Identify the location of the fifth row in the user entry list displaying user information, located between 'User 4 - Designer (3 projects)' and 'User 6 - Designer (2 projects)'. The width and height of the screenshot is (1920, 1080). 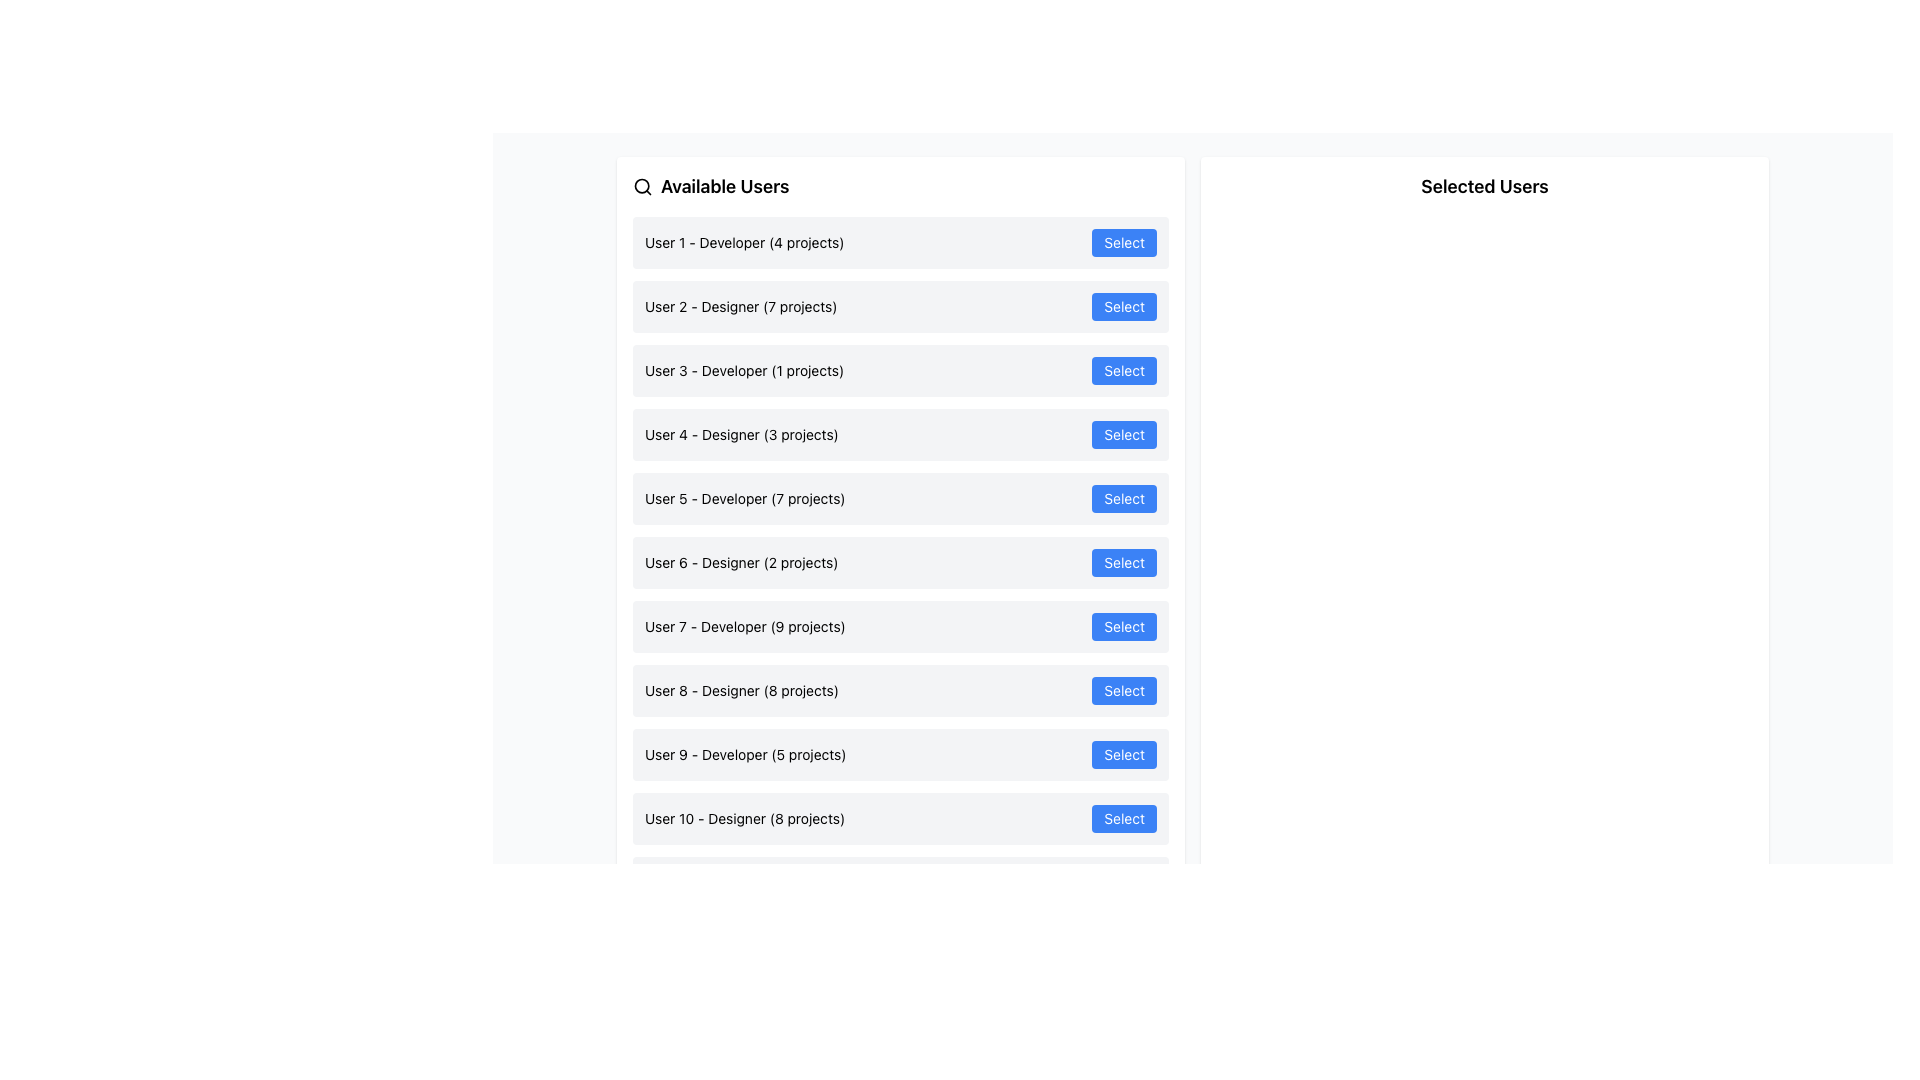
(900, 497).